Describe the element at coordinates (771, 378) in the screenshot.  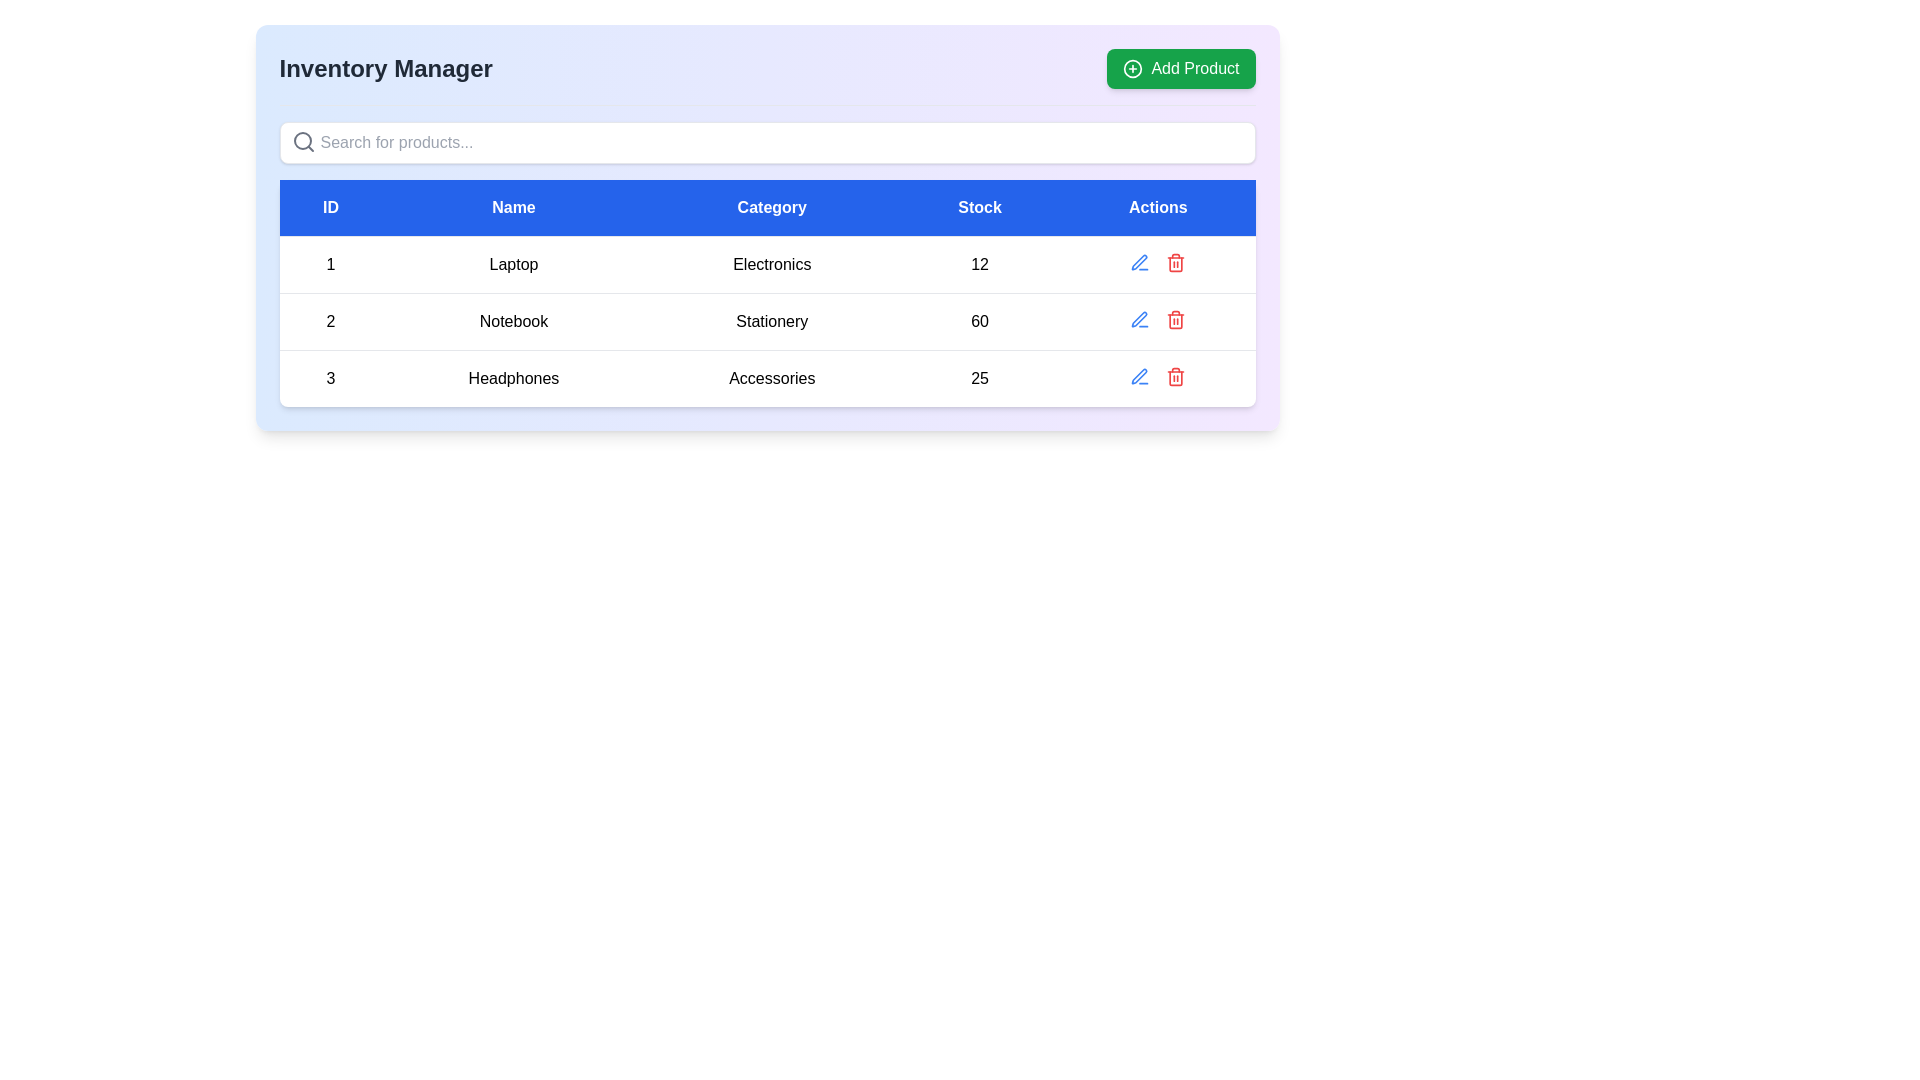
I see `the text element displaying 'Accessories' located in the third row under the 'Category' column of the data table` at that location.